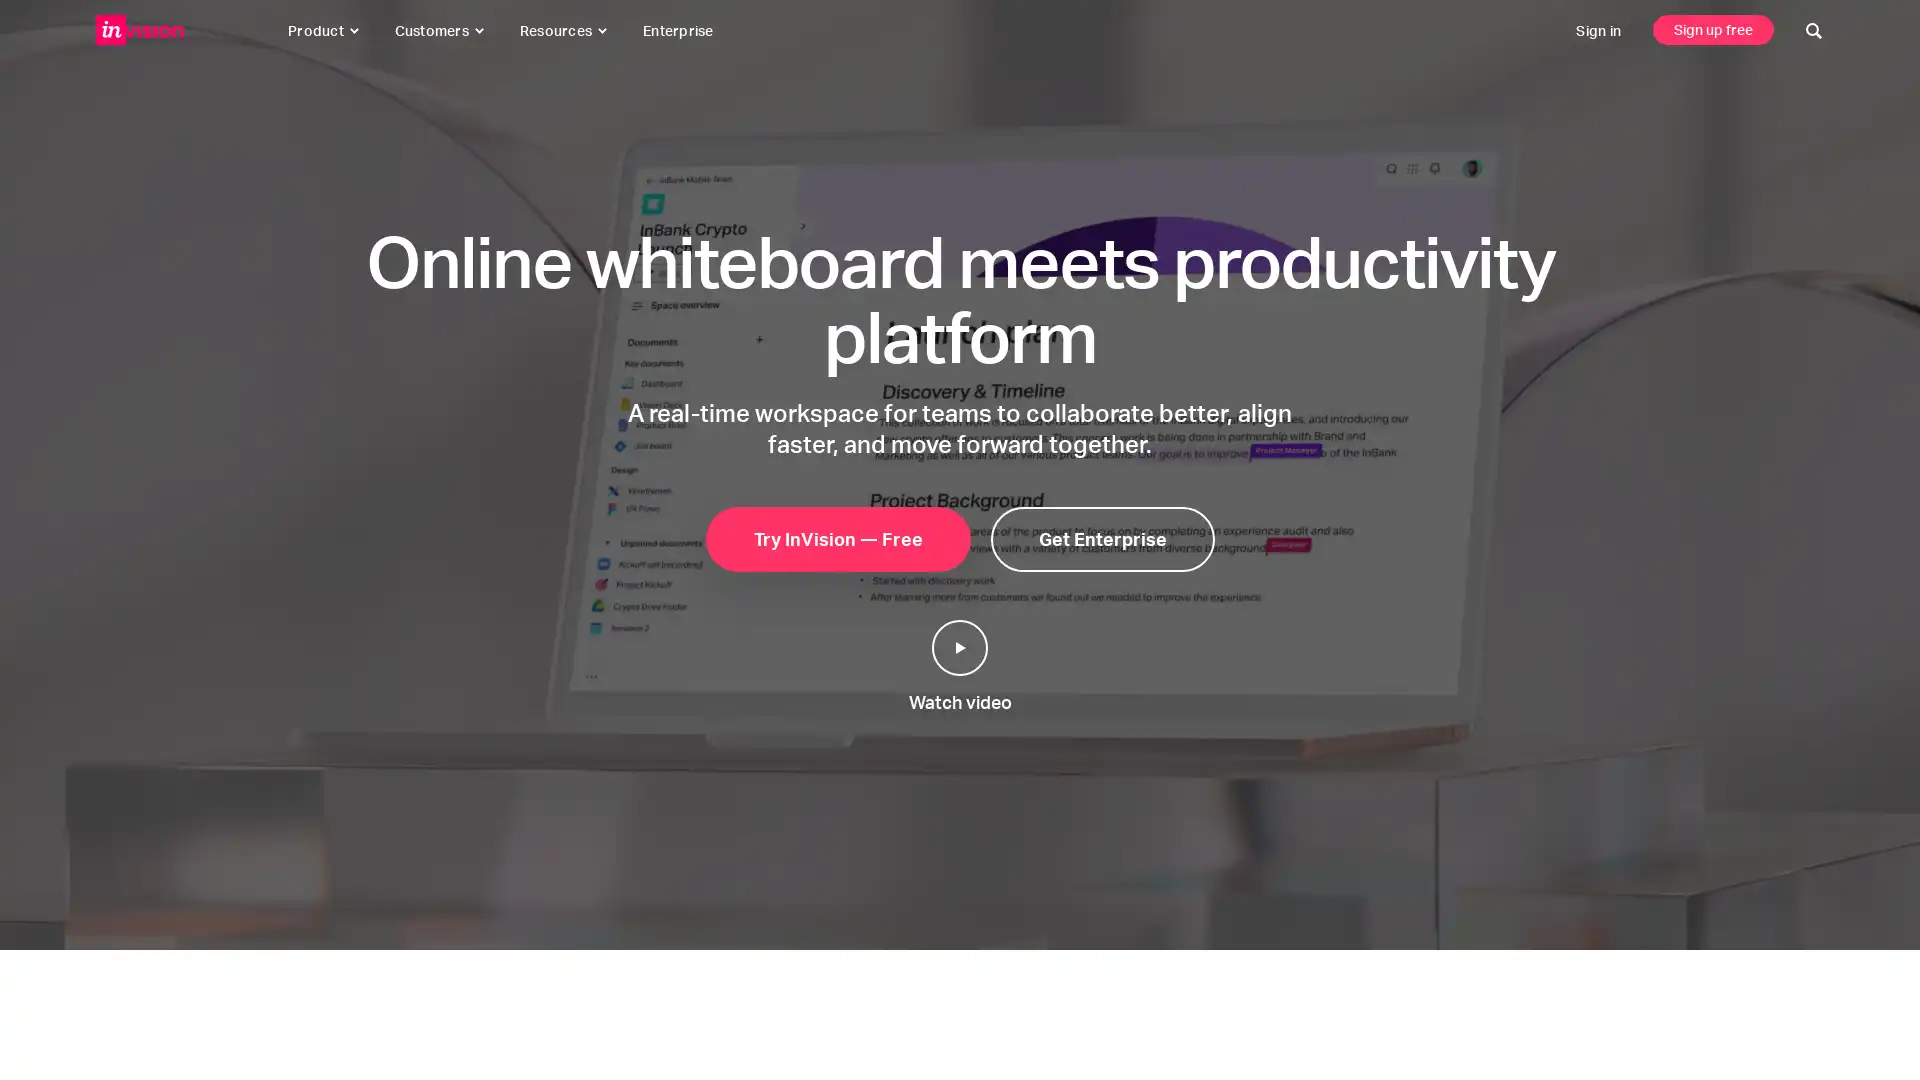 Image resolution: width=1920 pixels, height=1080 pixels. Describe the element at coordinates (1101, 538) in the screenshot. I see `get enterprise` at that location.